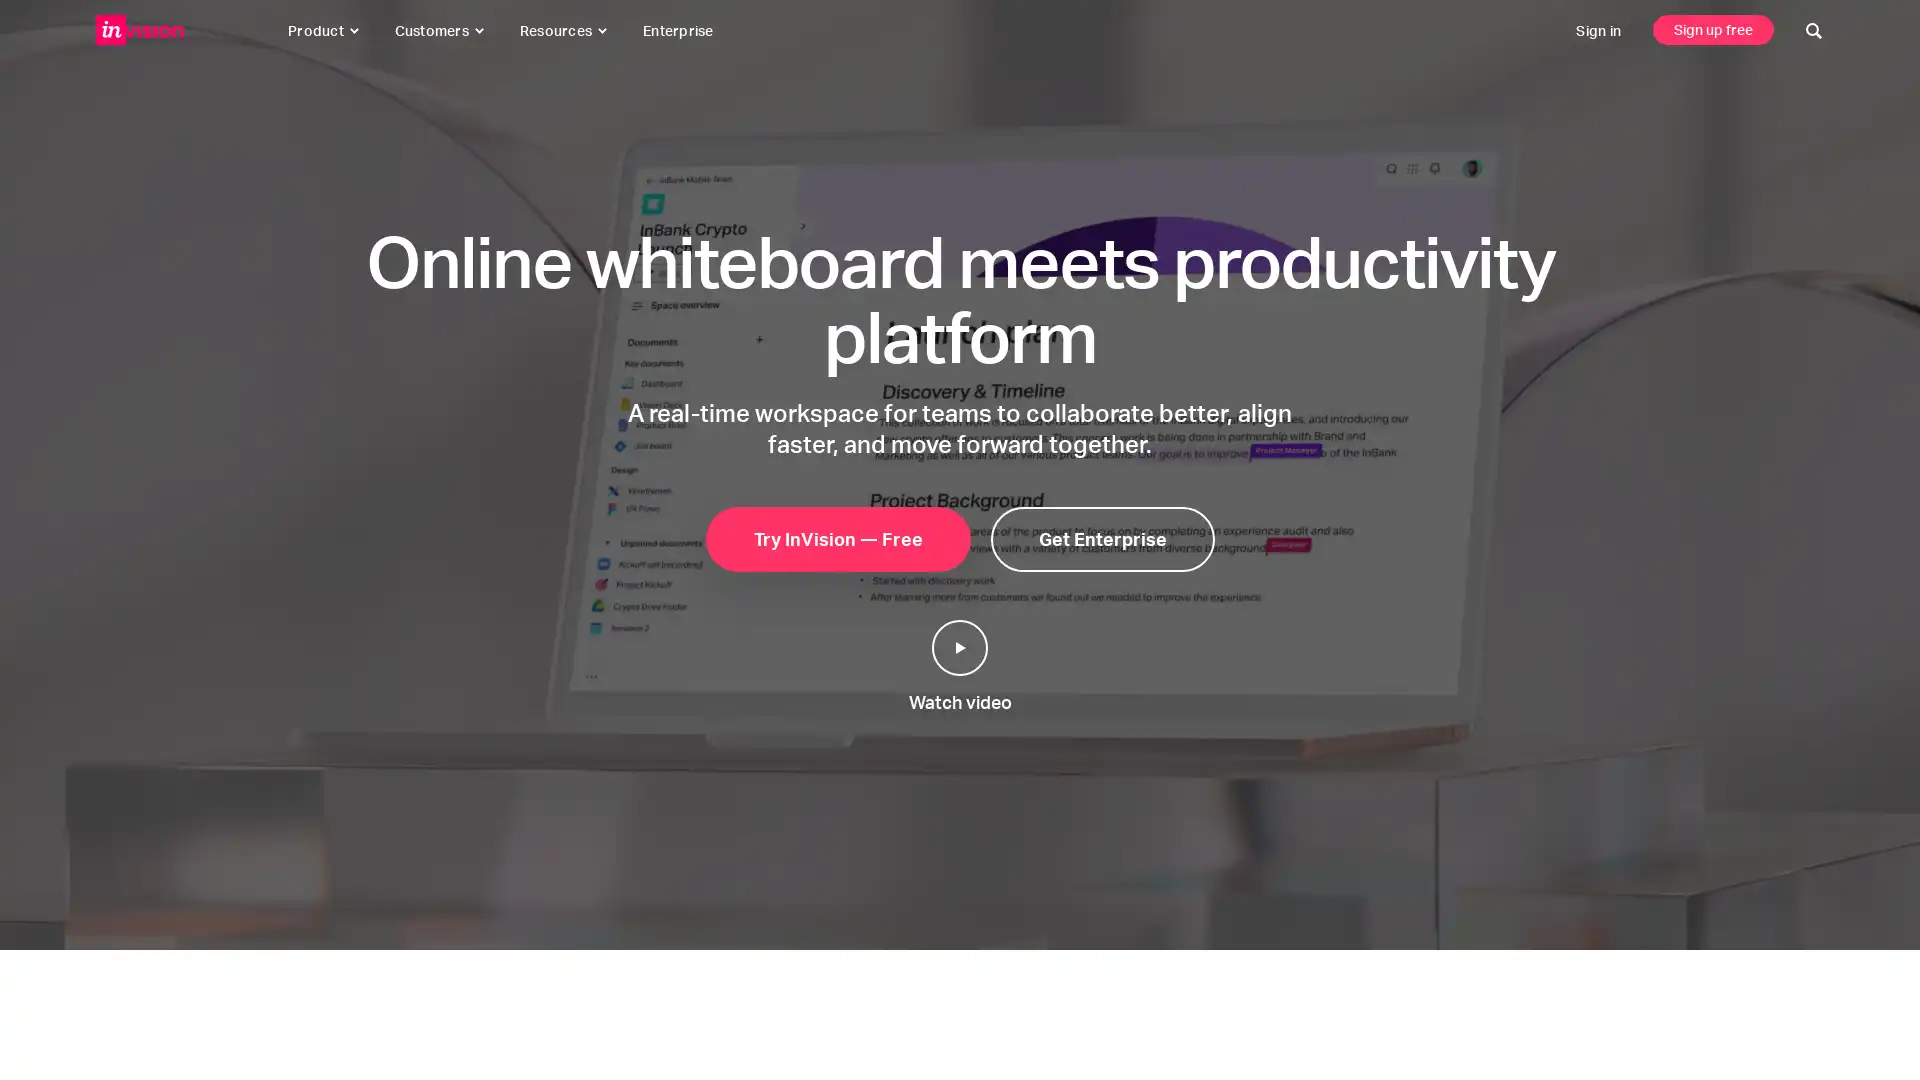 Image resolution: width=1920 pixels, height=1080 pixels. Describe the element at coordinates (1101, 538) in the screenshot. I see `get enterprise` at that location.